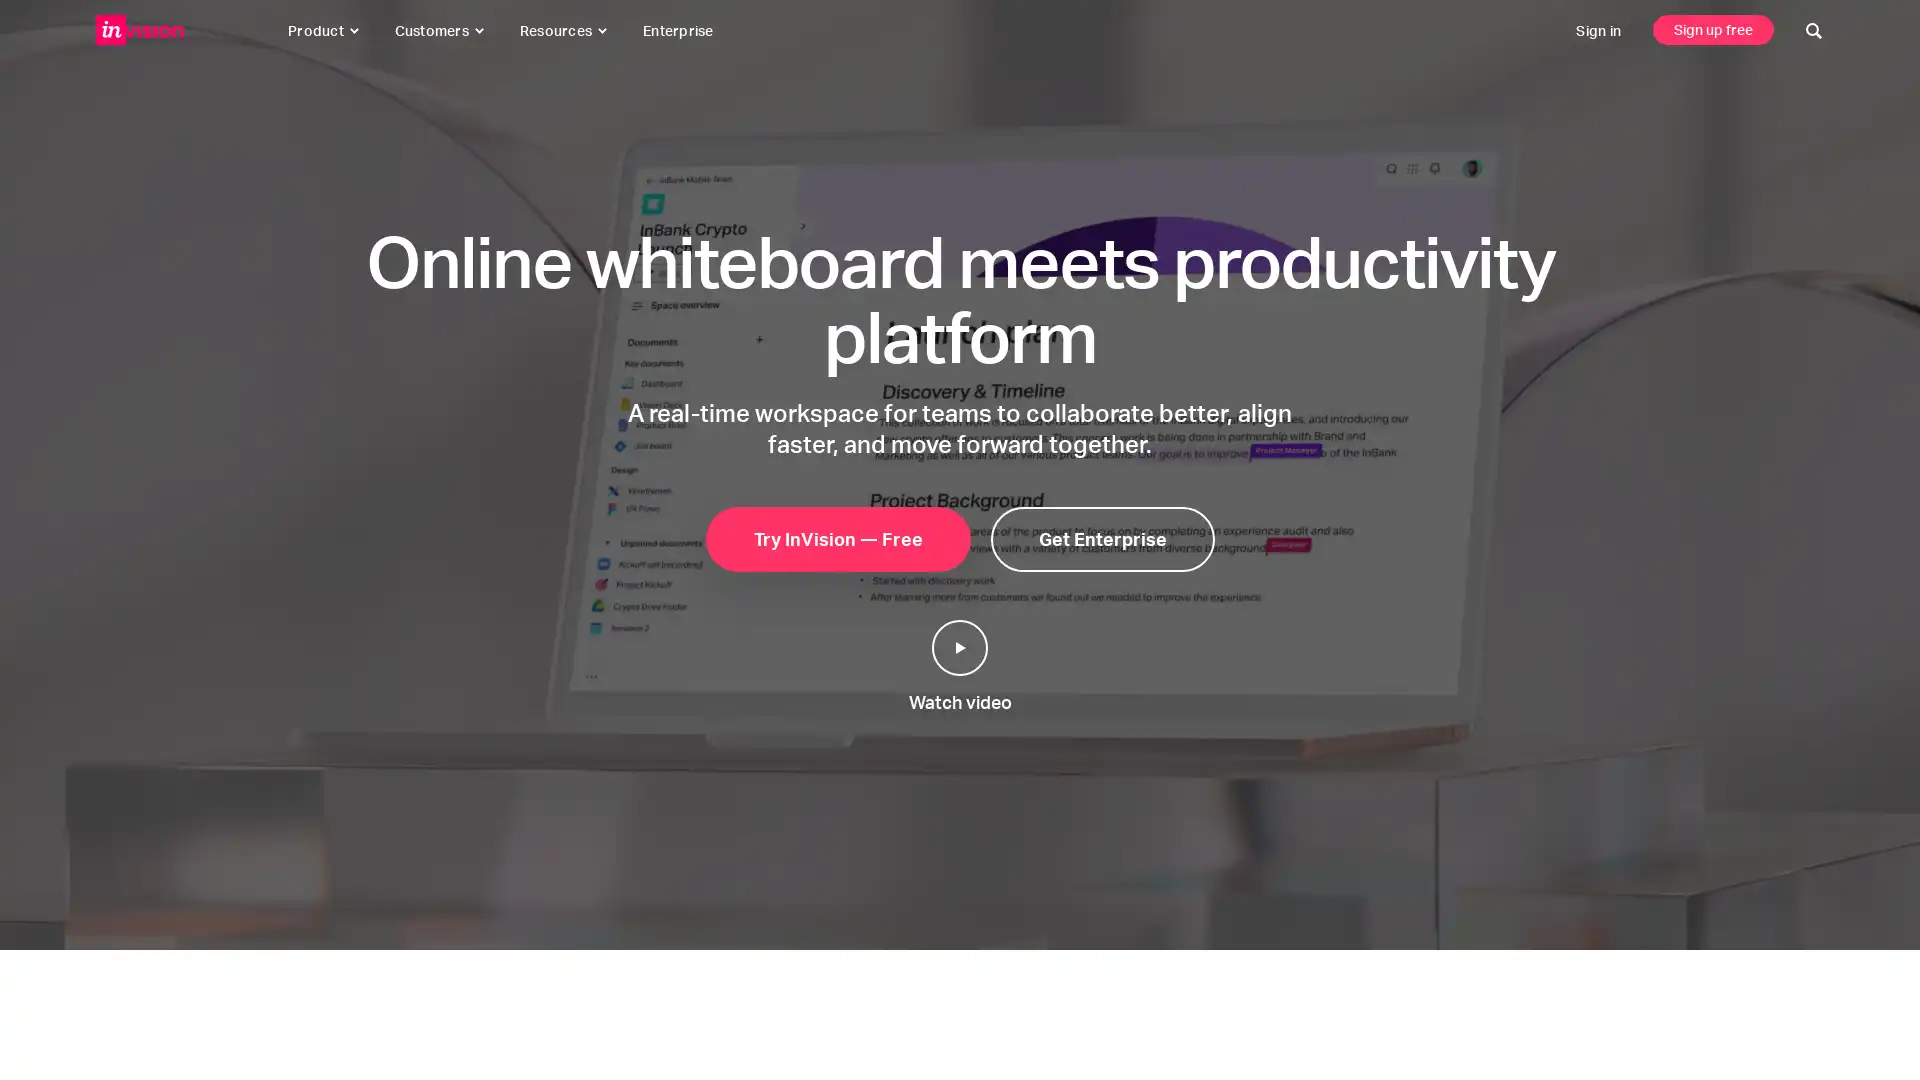 Image resolution: width=1920 pixels, height=1080 pixels. Describe the element at coordinates (1101, 538) in the screenshot. I see `get enterprise` at that location.